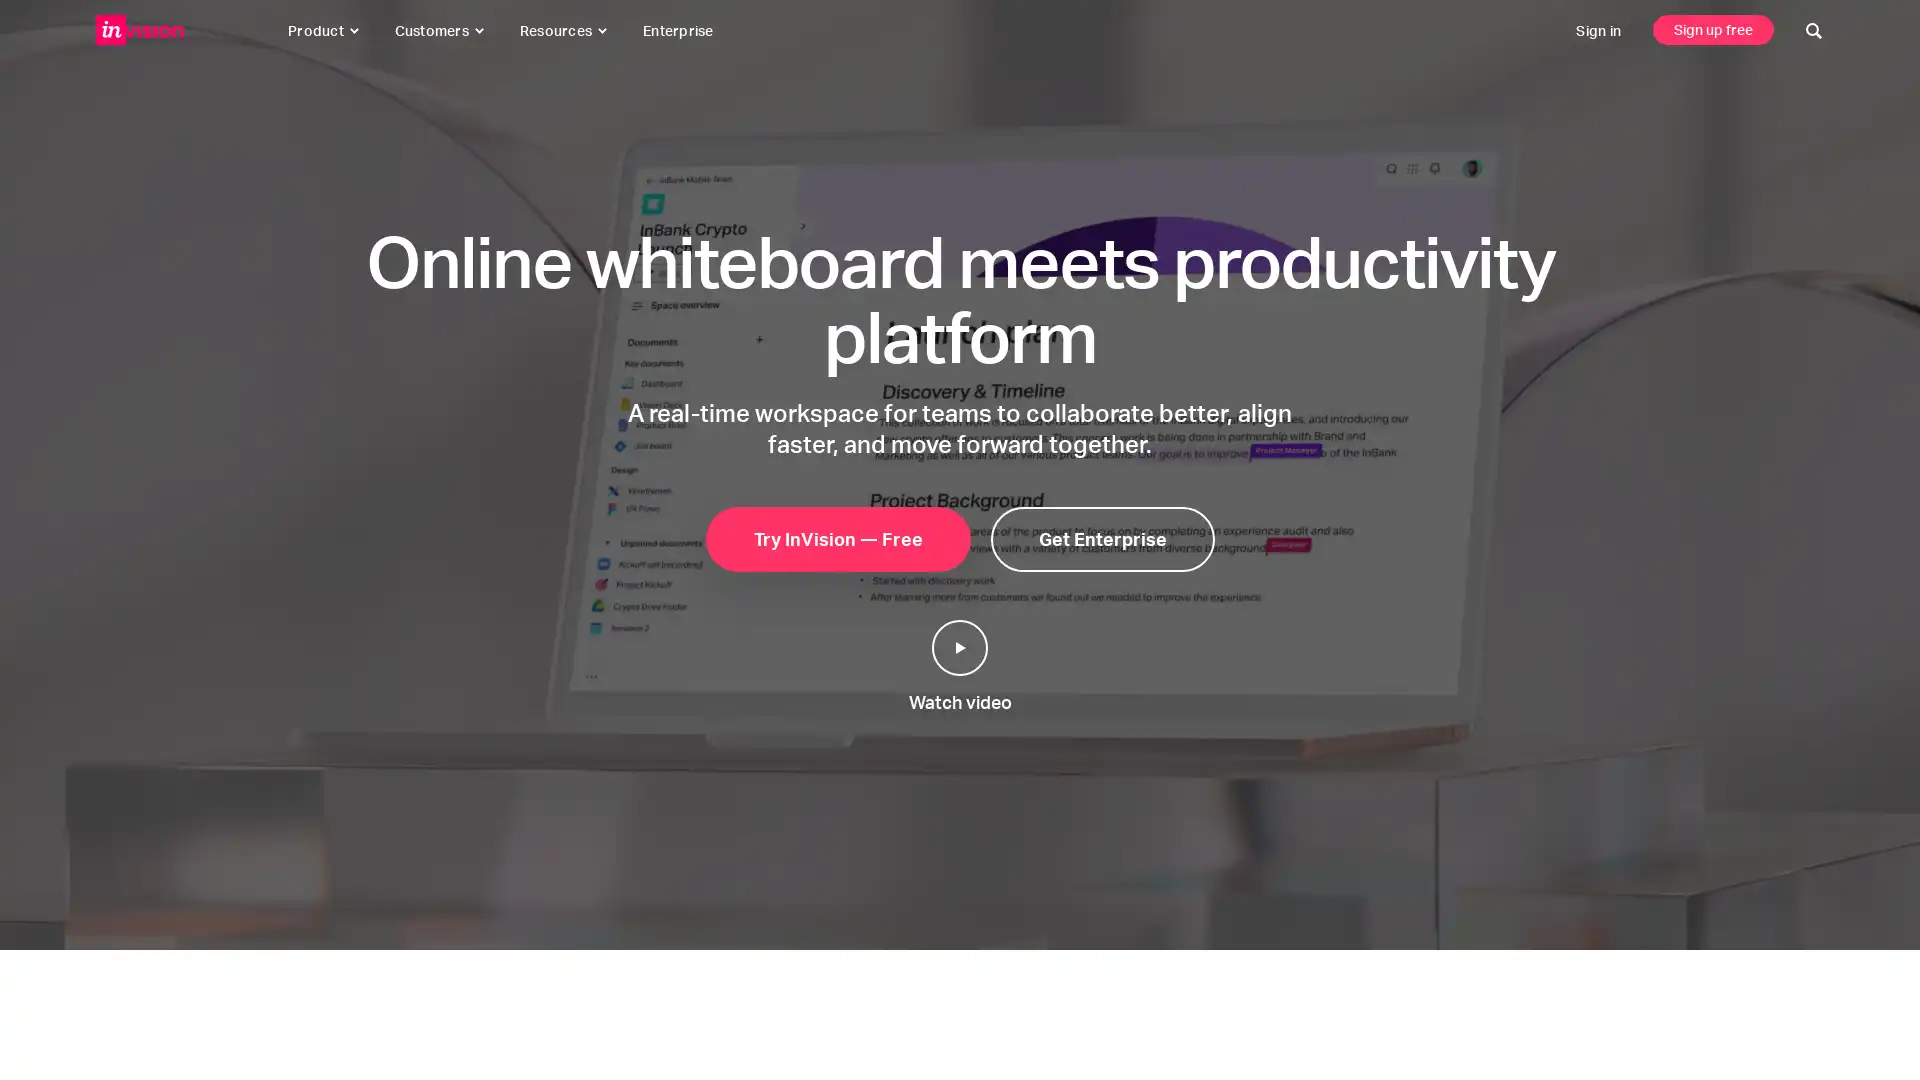 Image resolution: width=1920 pixels, height=1080 pixels. Describe the element at coordinates (1101, 538) in the screenshot. I see `get enterprise` at that location.